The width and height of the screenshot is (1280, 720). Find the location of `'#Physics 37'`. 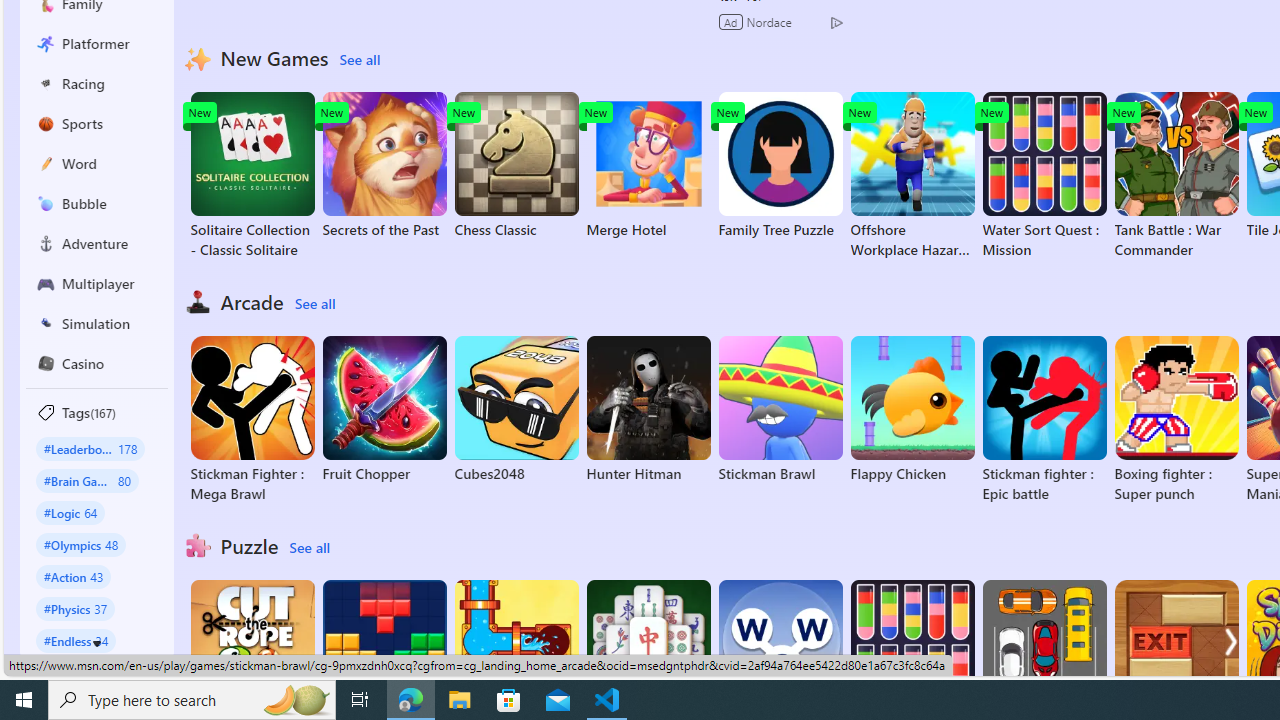

'#Physics 37' is located at coordinates (76, 607).